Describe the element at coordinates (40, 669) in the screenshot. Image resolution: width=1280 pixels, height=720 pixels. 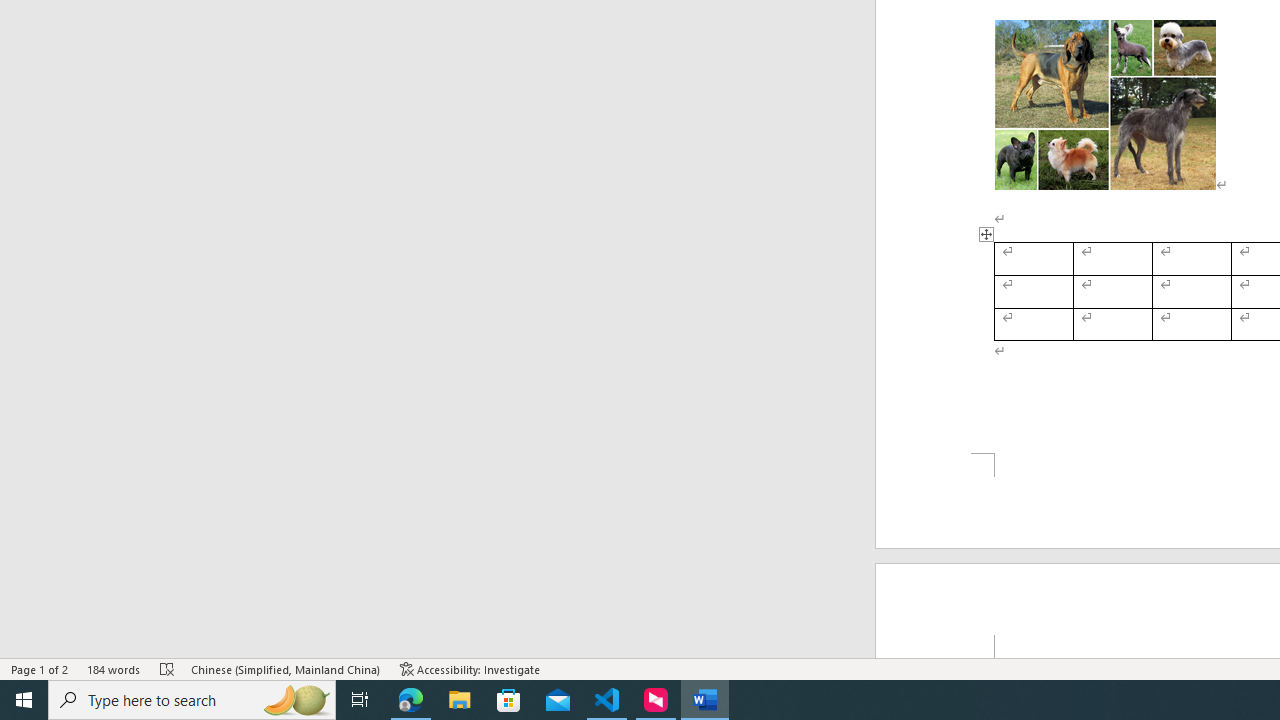
I see `'Page Number Page 1 of 2'` at that location.